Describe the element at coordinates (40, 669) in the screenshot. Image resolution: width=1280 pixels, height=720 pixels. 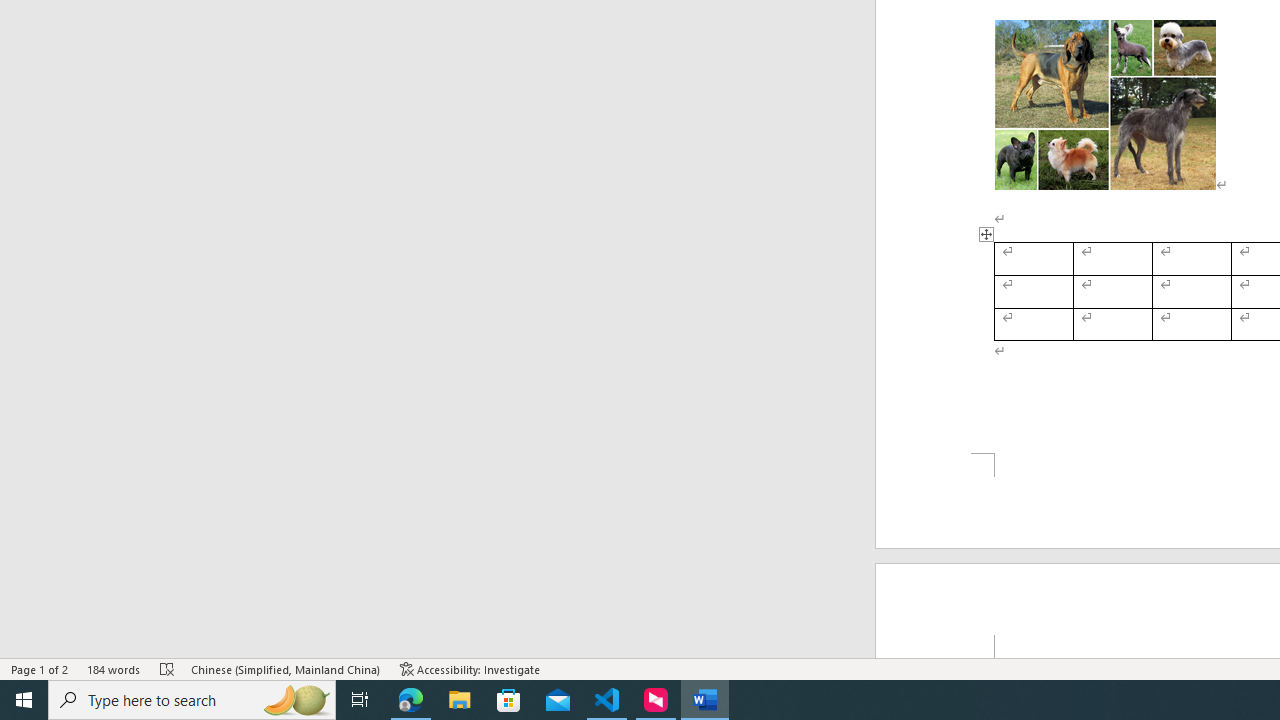
I see `'Page Number Page 1 of 2'` at that location.